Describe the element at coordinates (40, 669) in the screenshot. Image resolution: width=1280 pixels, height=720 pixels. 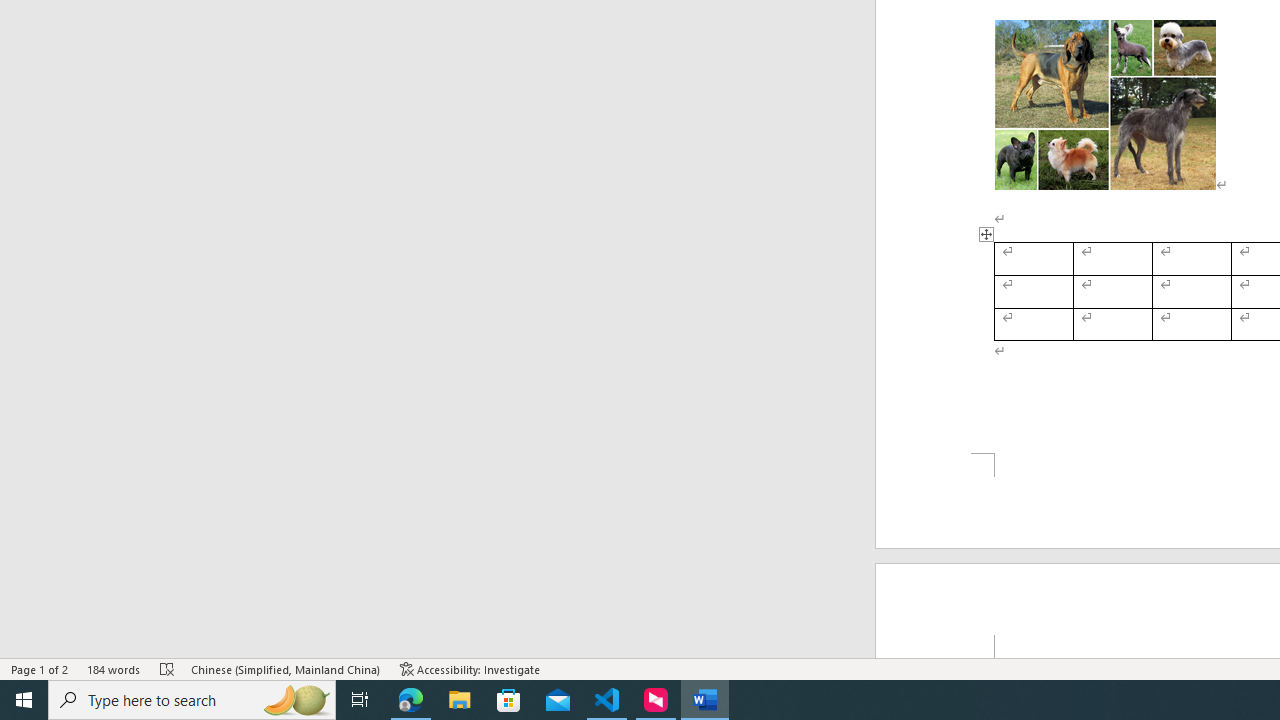
I see `'Page Number Page 1 of 2'` at that location.